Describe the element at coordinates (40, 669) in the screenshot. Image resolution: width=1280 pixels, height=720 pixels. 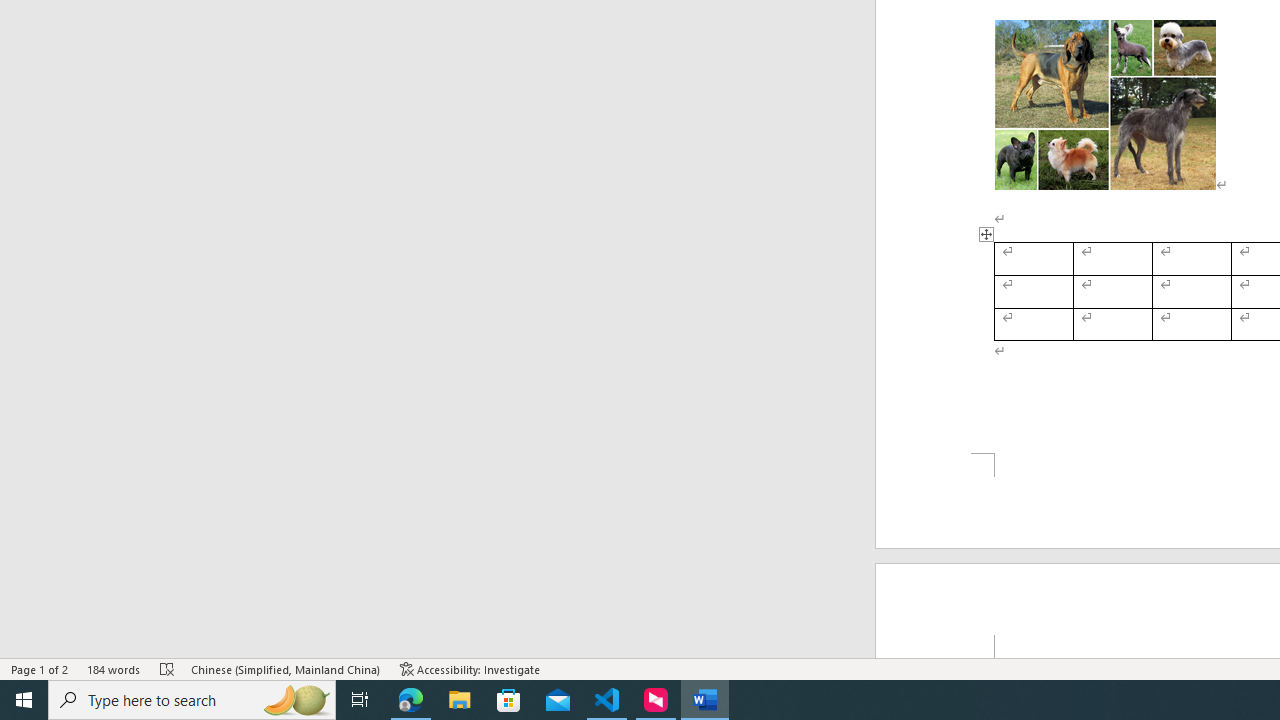
I see `'Page Number Page 1 of 2'` at that location.